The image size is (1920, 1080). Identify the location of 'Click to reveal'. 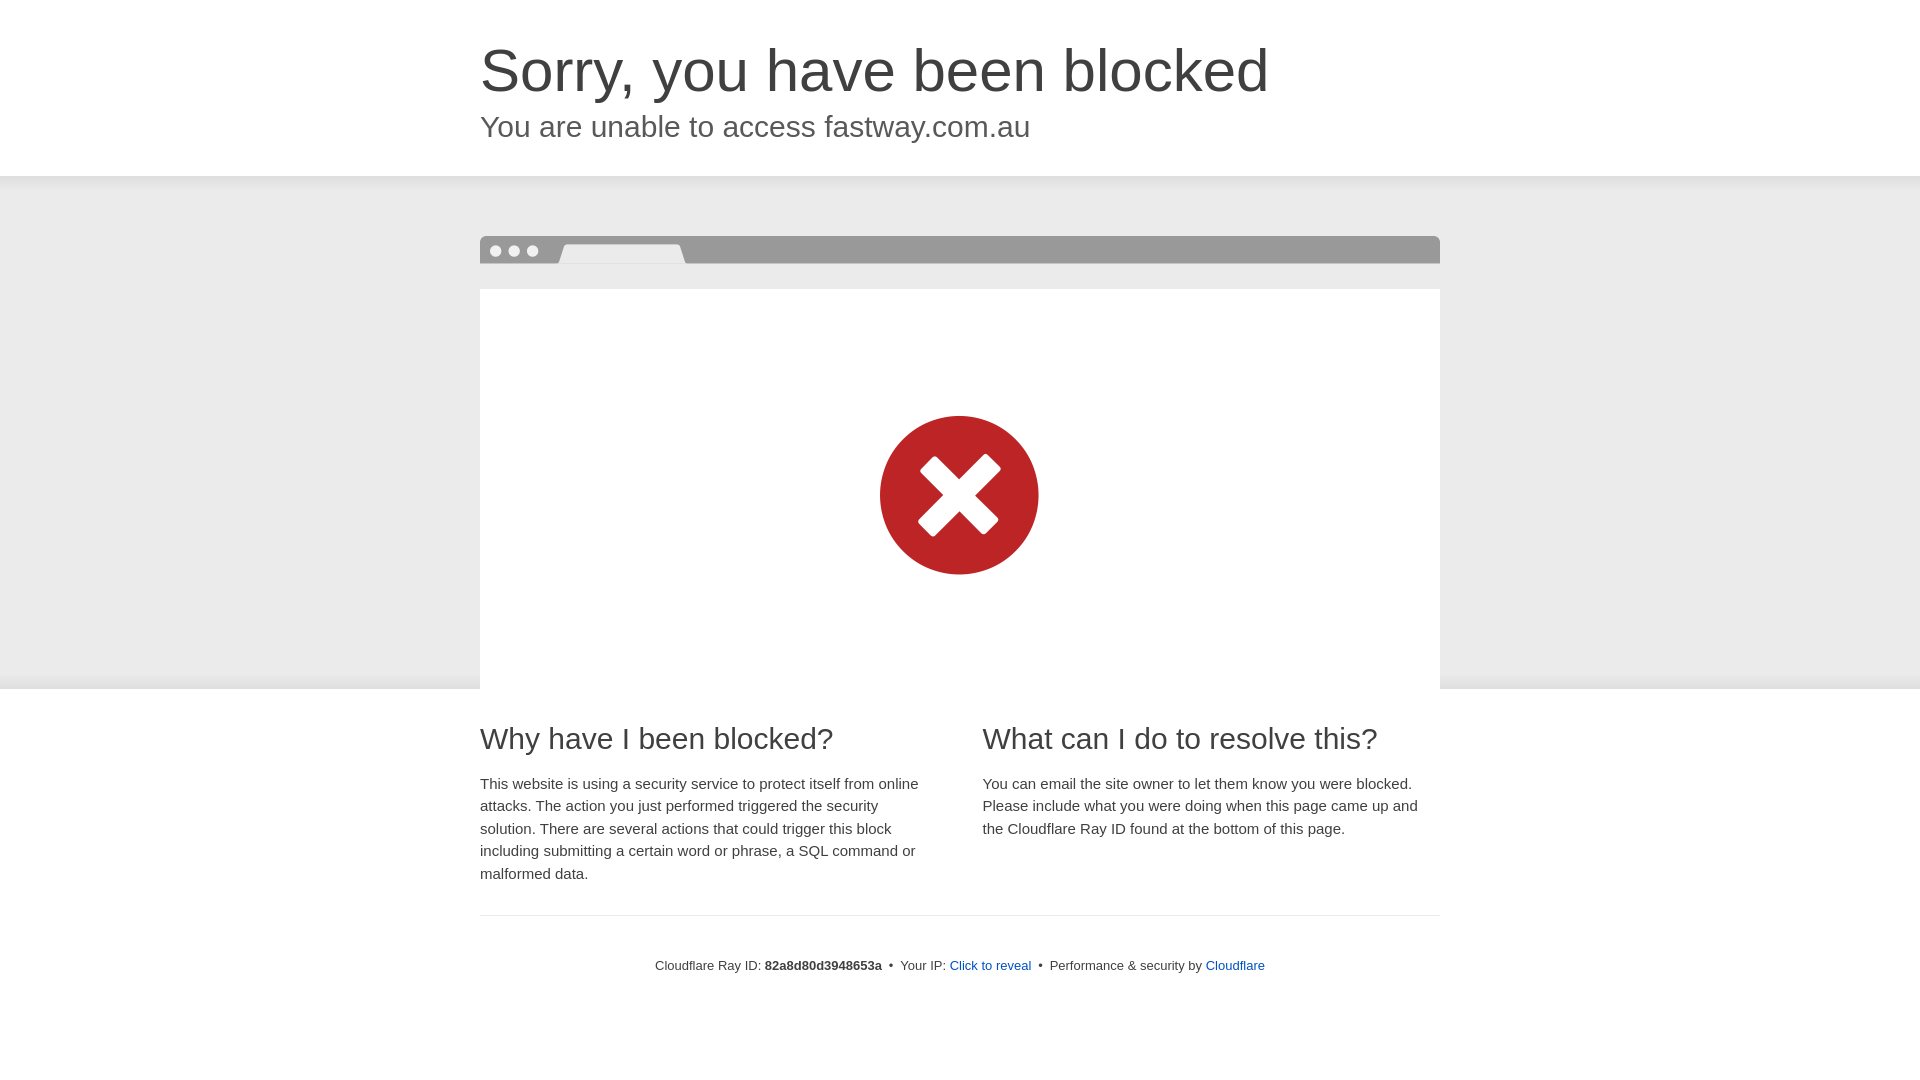
(949, 964).